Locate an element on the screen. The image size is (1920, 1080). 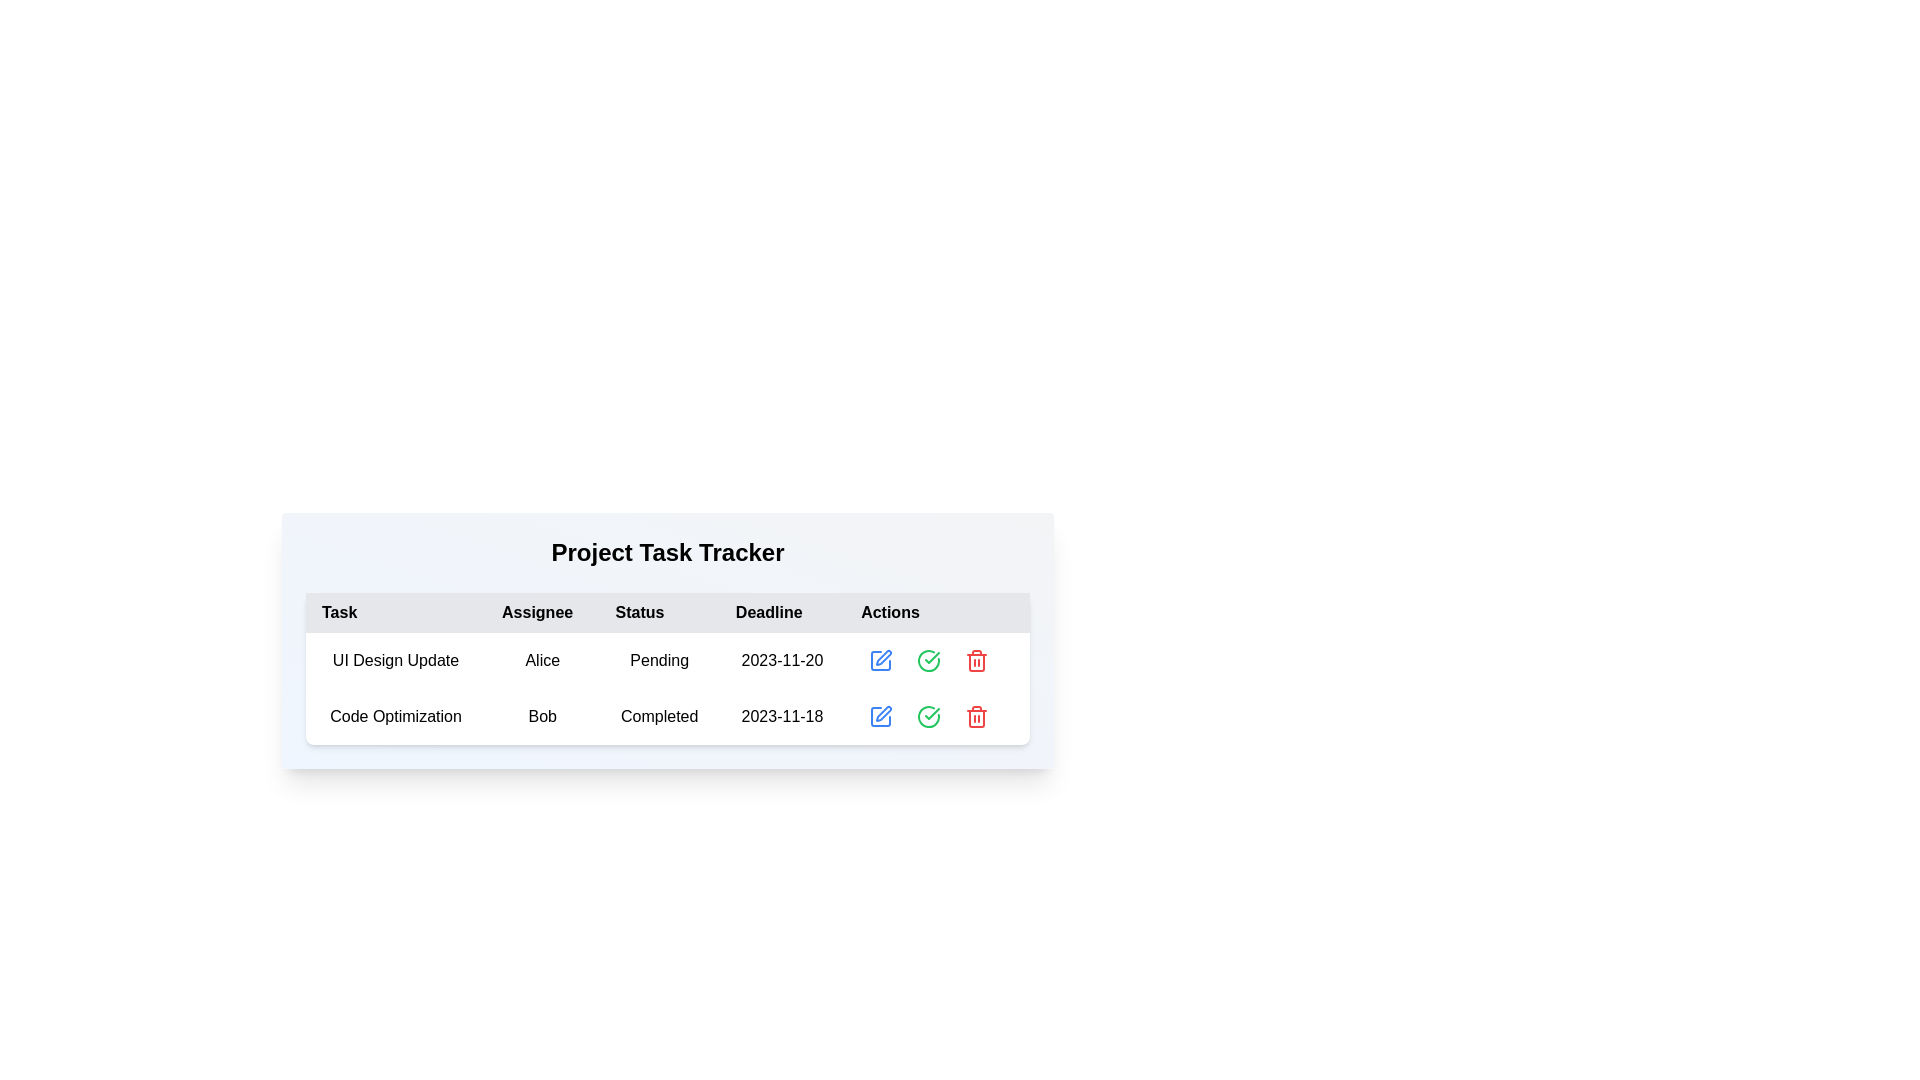
the confirmation action icon for the completed task 'Code Optimization' located in the 'Actions' column of the second row of the table is located at coordinates (931, 712).